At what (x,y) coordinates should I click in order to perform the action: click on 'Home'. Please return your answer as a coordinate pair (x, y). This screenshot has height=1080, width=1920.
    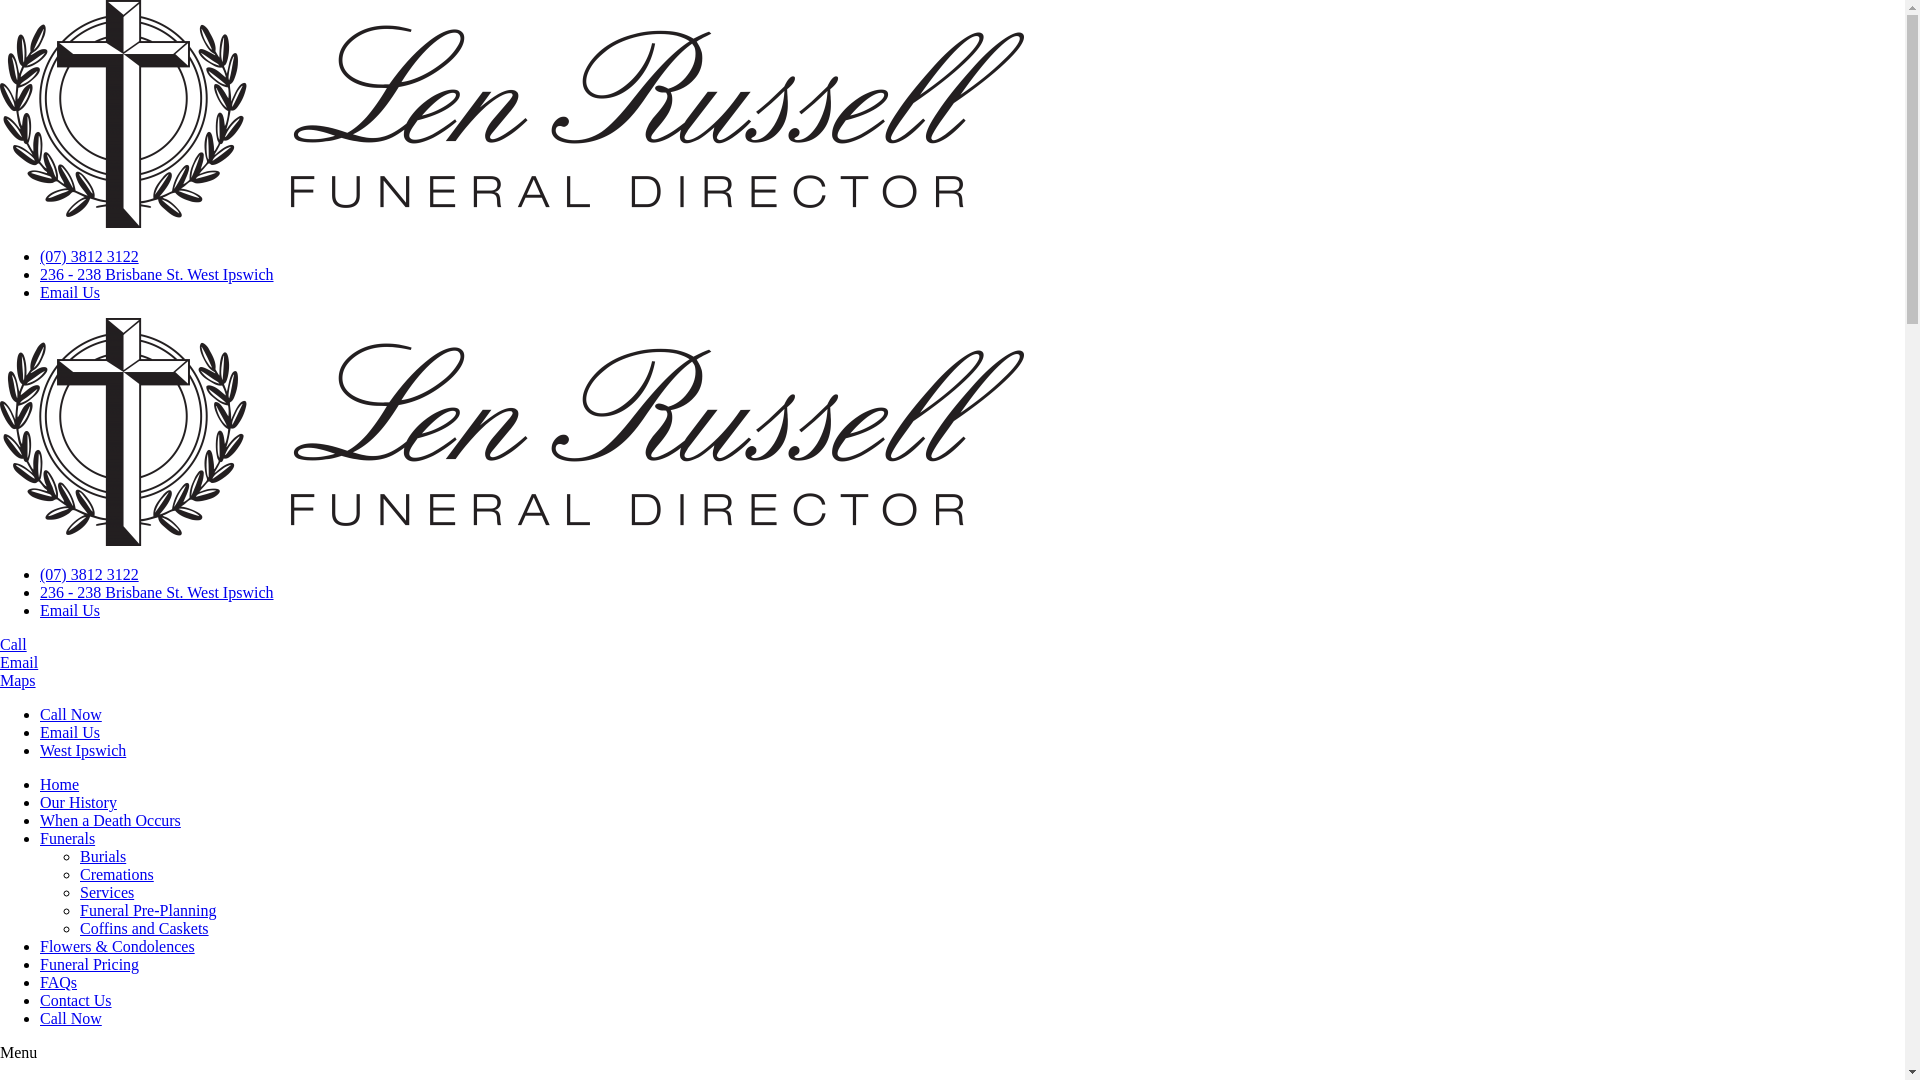
    Looking at the image, I should click on (59, 783).